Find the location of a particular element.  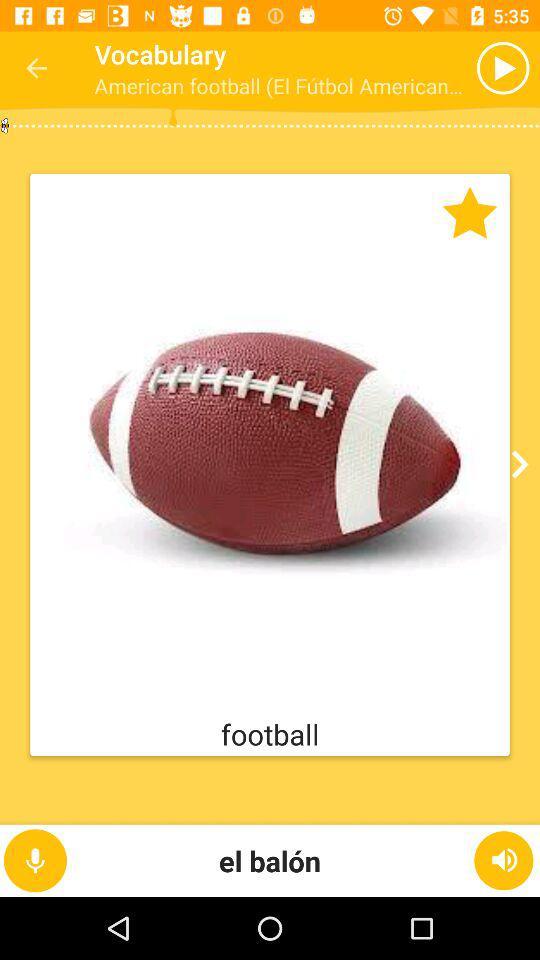

the volume icon is located at coordinates (503, 859).